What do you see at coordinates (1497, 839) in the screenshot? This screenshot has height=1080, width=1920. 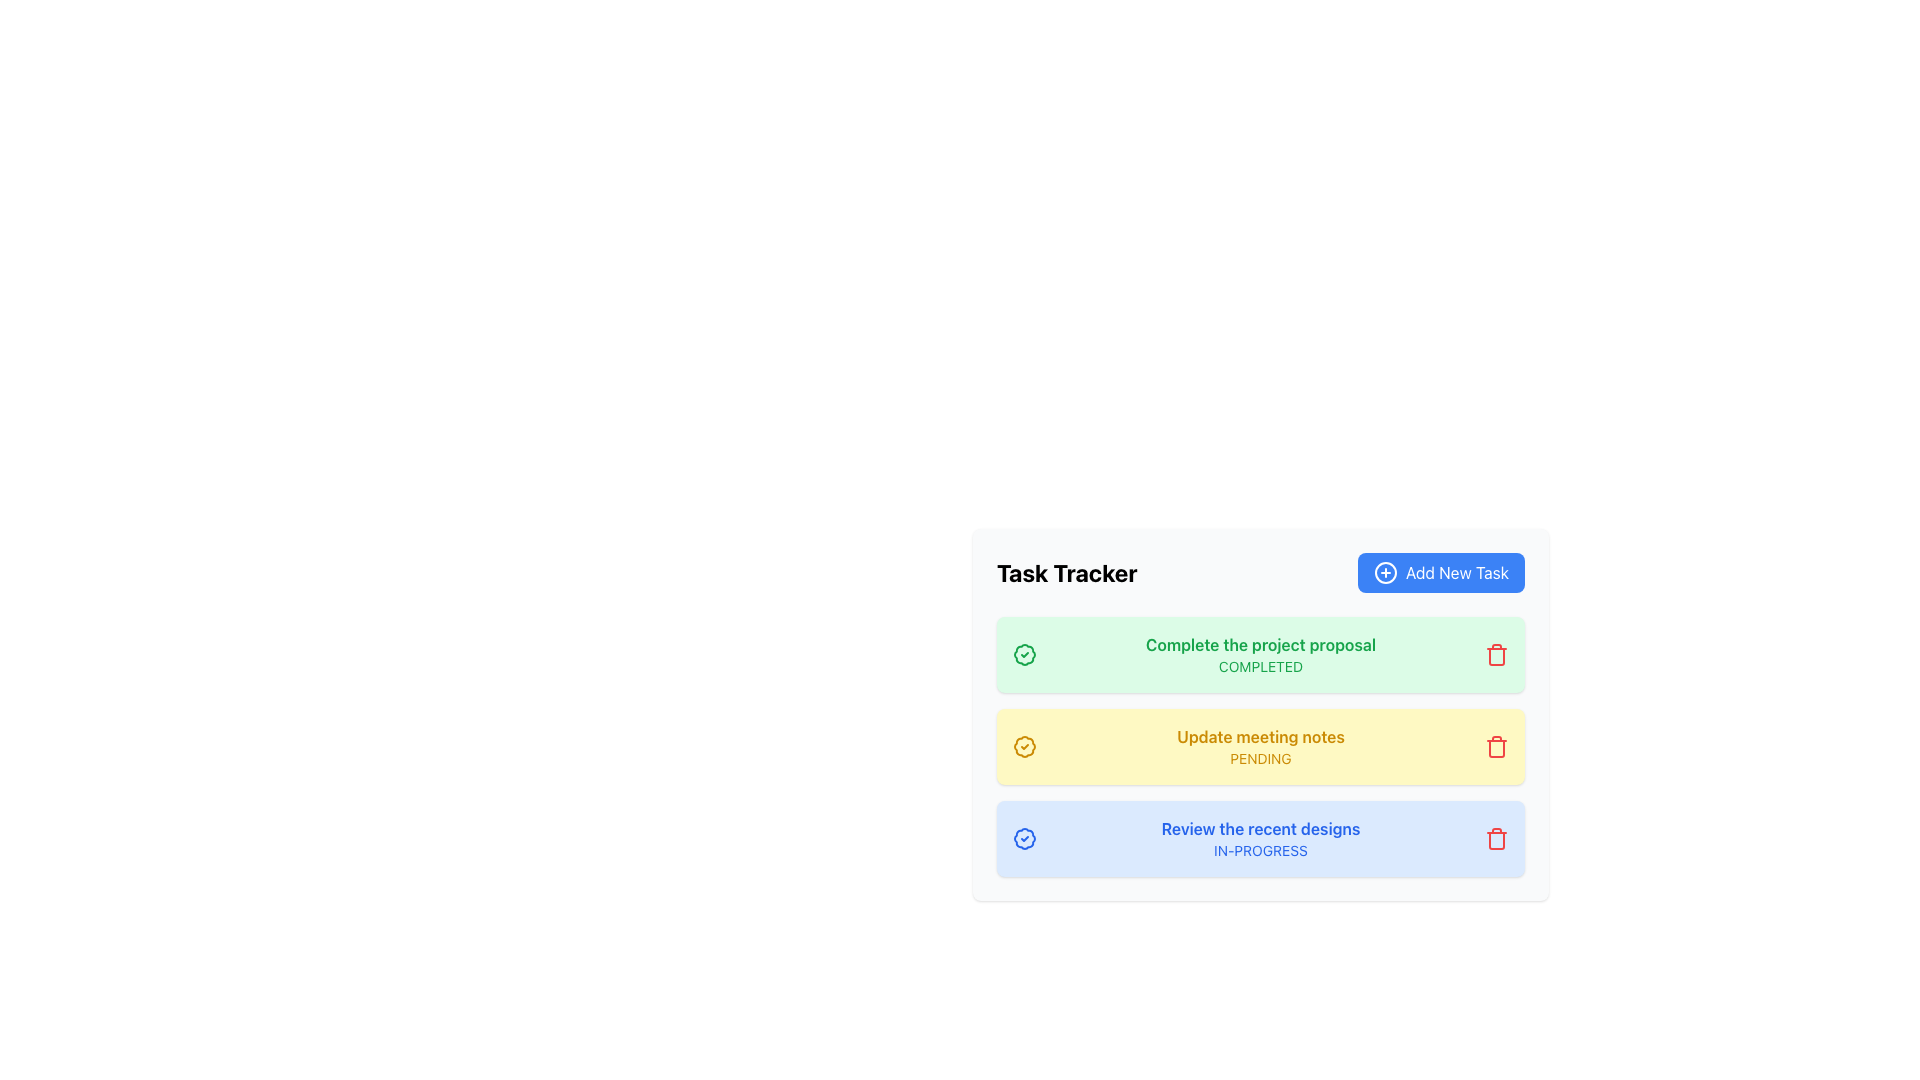 I see `the delete button located at the far right side of the task card for 'Review the recent designs'` at bounding box center [1497, 839].